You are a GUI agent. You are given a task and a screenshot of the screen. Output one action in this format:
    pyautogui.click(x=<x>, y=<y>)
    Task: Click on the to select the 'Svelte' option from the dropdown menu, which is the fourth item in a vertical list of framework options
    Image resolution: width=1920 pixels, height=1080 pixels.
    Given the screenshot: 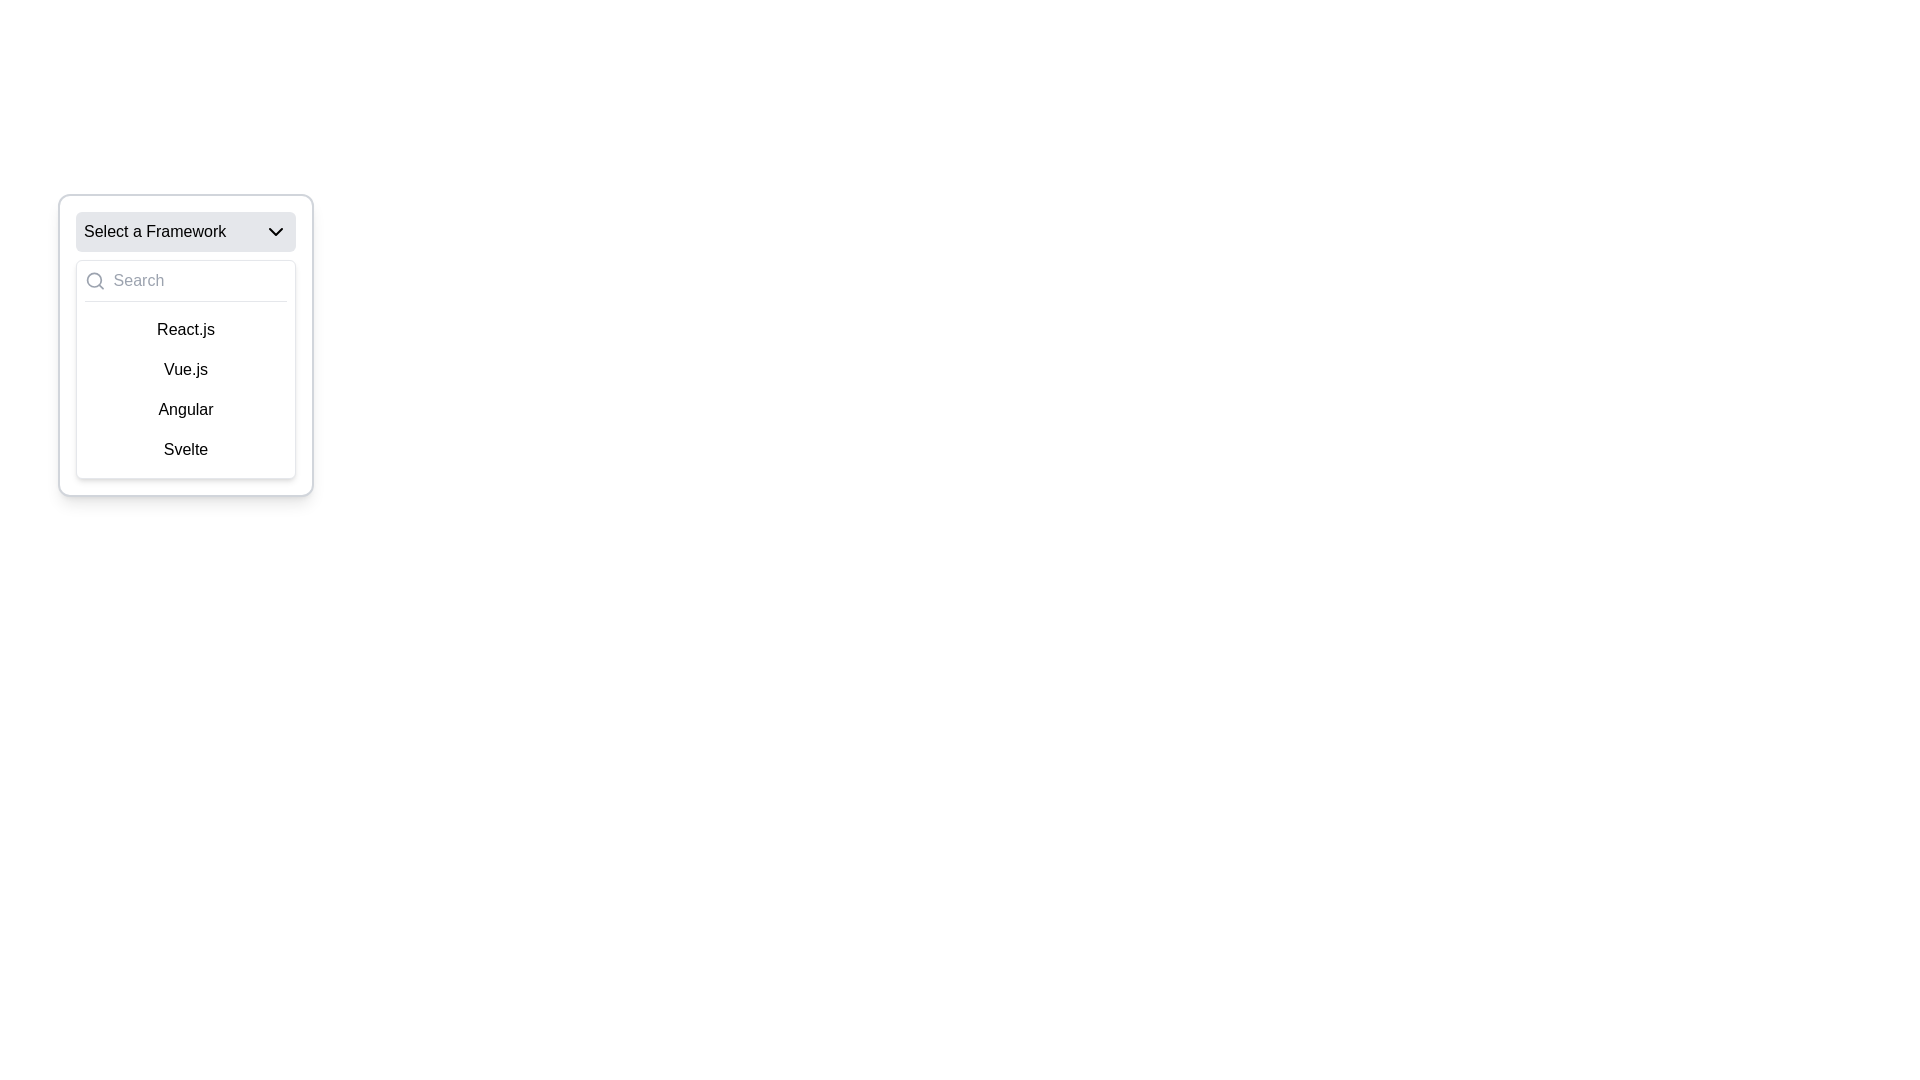 What is the action you would take?
    pyautogui.click(x=186, y=450)
    